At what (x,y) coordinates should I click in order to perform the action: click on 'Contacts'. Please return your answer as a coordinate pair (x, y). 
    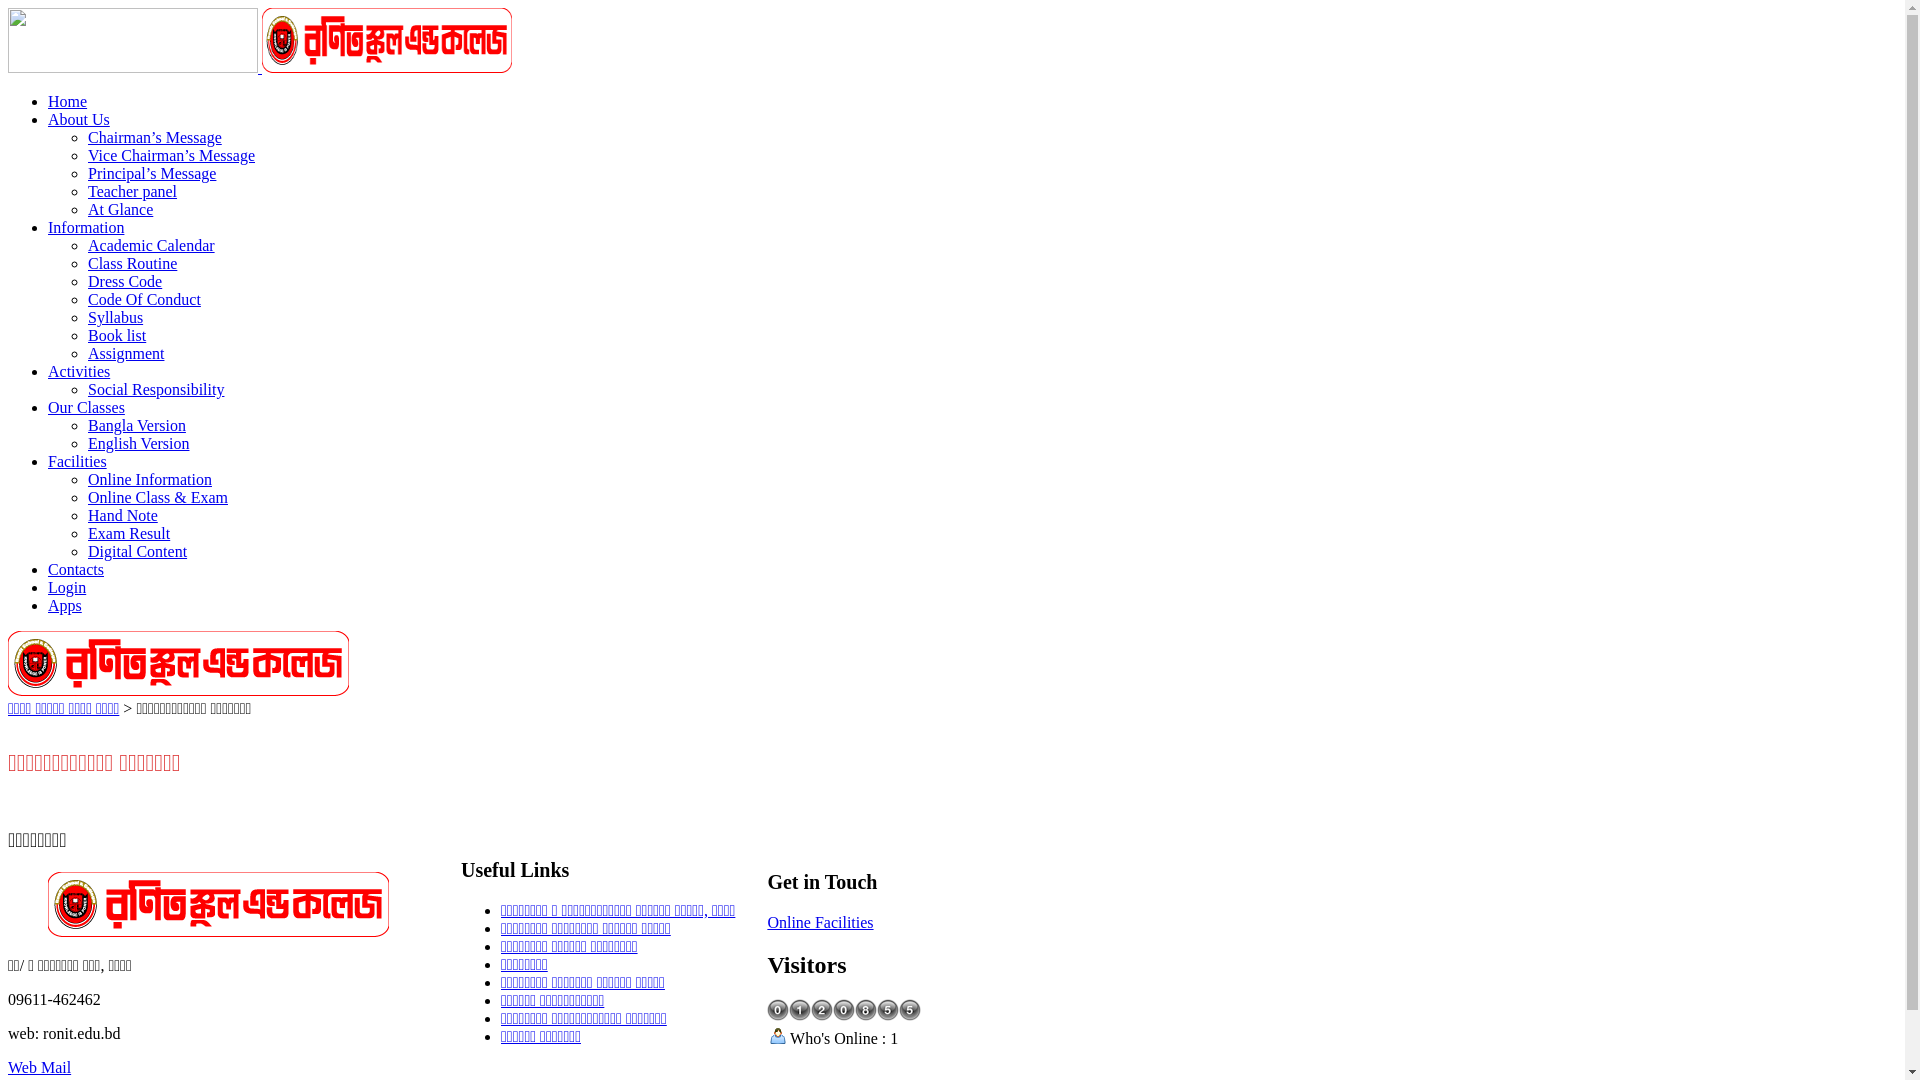
    Looking at the image, I should click on (76, 569).